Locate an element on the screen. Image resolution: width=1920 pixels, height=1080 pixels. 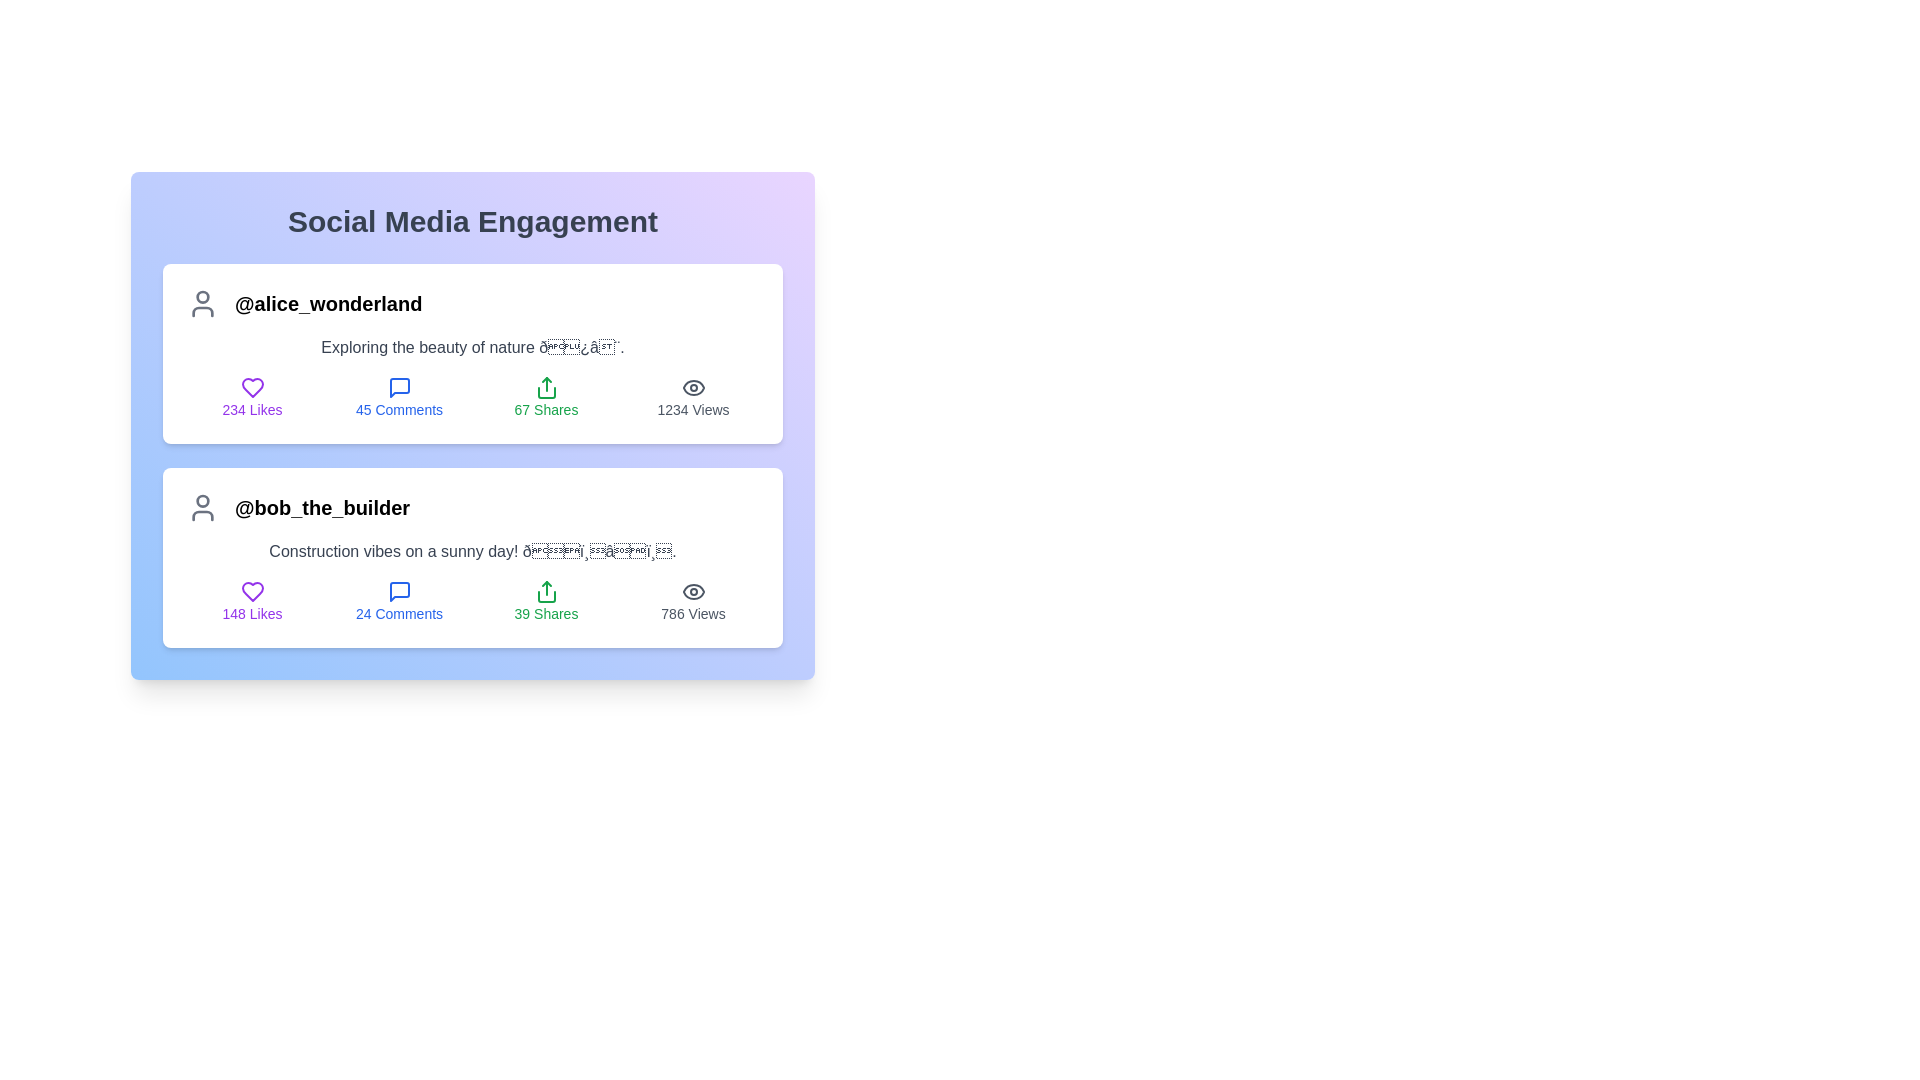
the '67 Shares' button, which is styled with green text and an icon, to initiate a share action is located at coordinates (546, 397).